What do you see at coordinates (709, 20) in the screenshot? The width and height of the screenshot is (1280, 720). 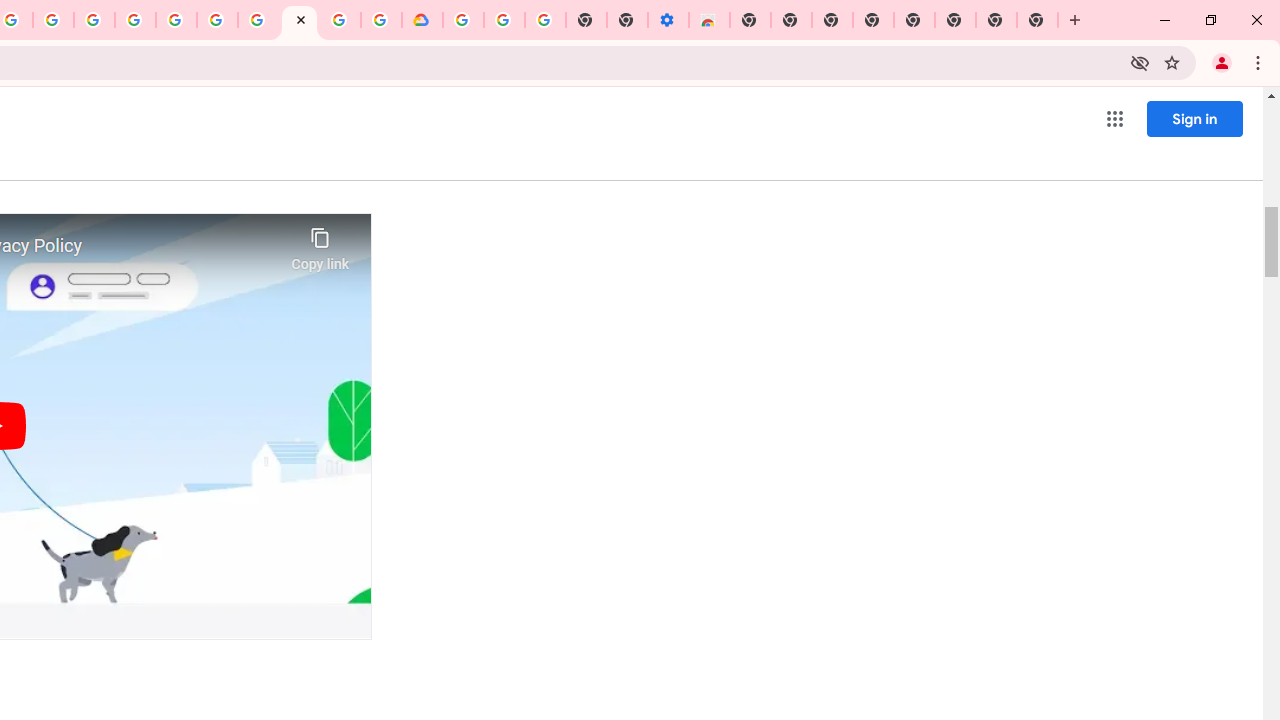 I see `'Chrome Web Store - Accessibility extensions'` at bounding box center [709, 20].